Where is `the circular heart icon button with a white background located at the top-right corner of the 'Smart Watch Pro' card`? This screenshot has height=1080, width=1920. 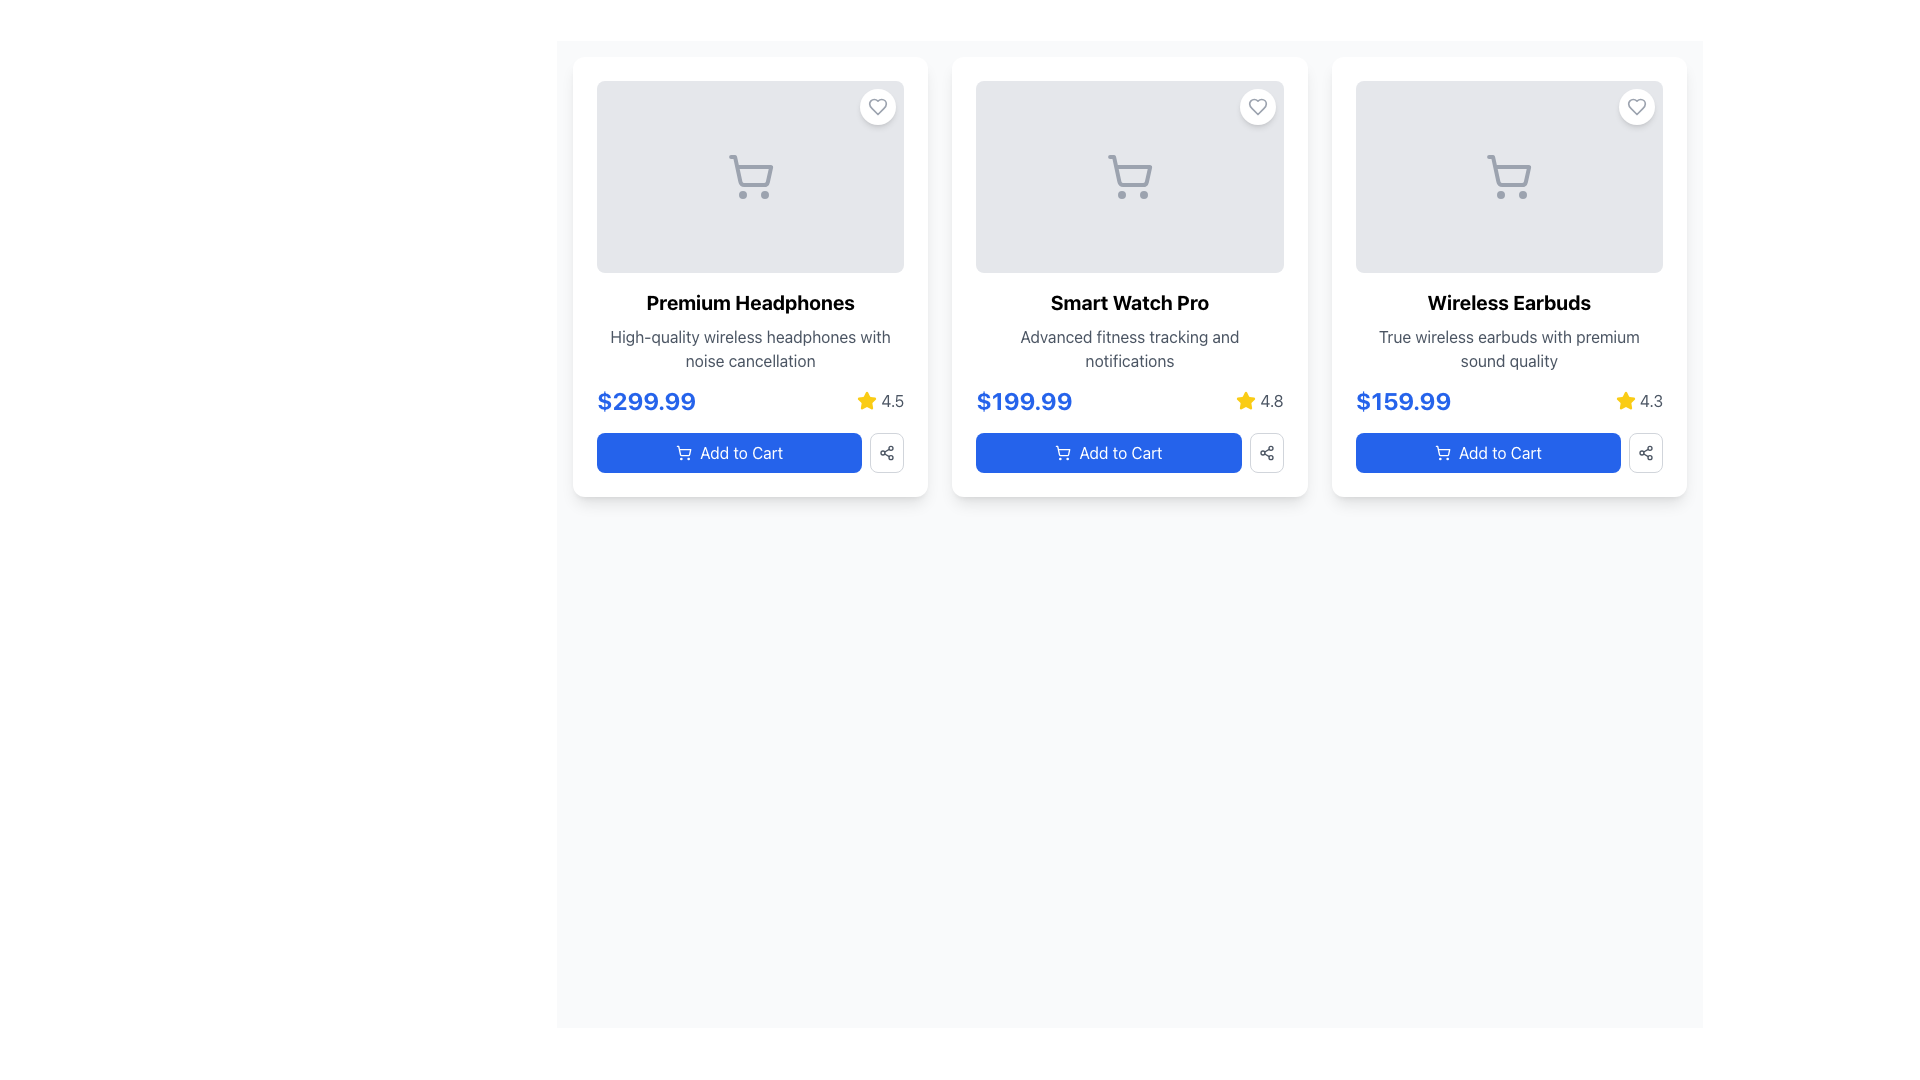
the circular heart icon button with a white background located at the top-right corner of the 'Smart Watch Pro' card is located at coordinates (1256, 107).